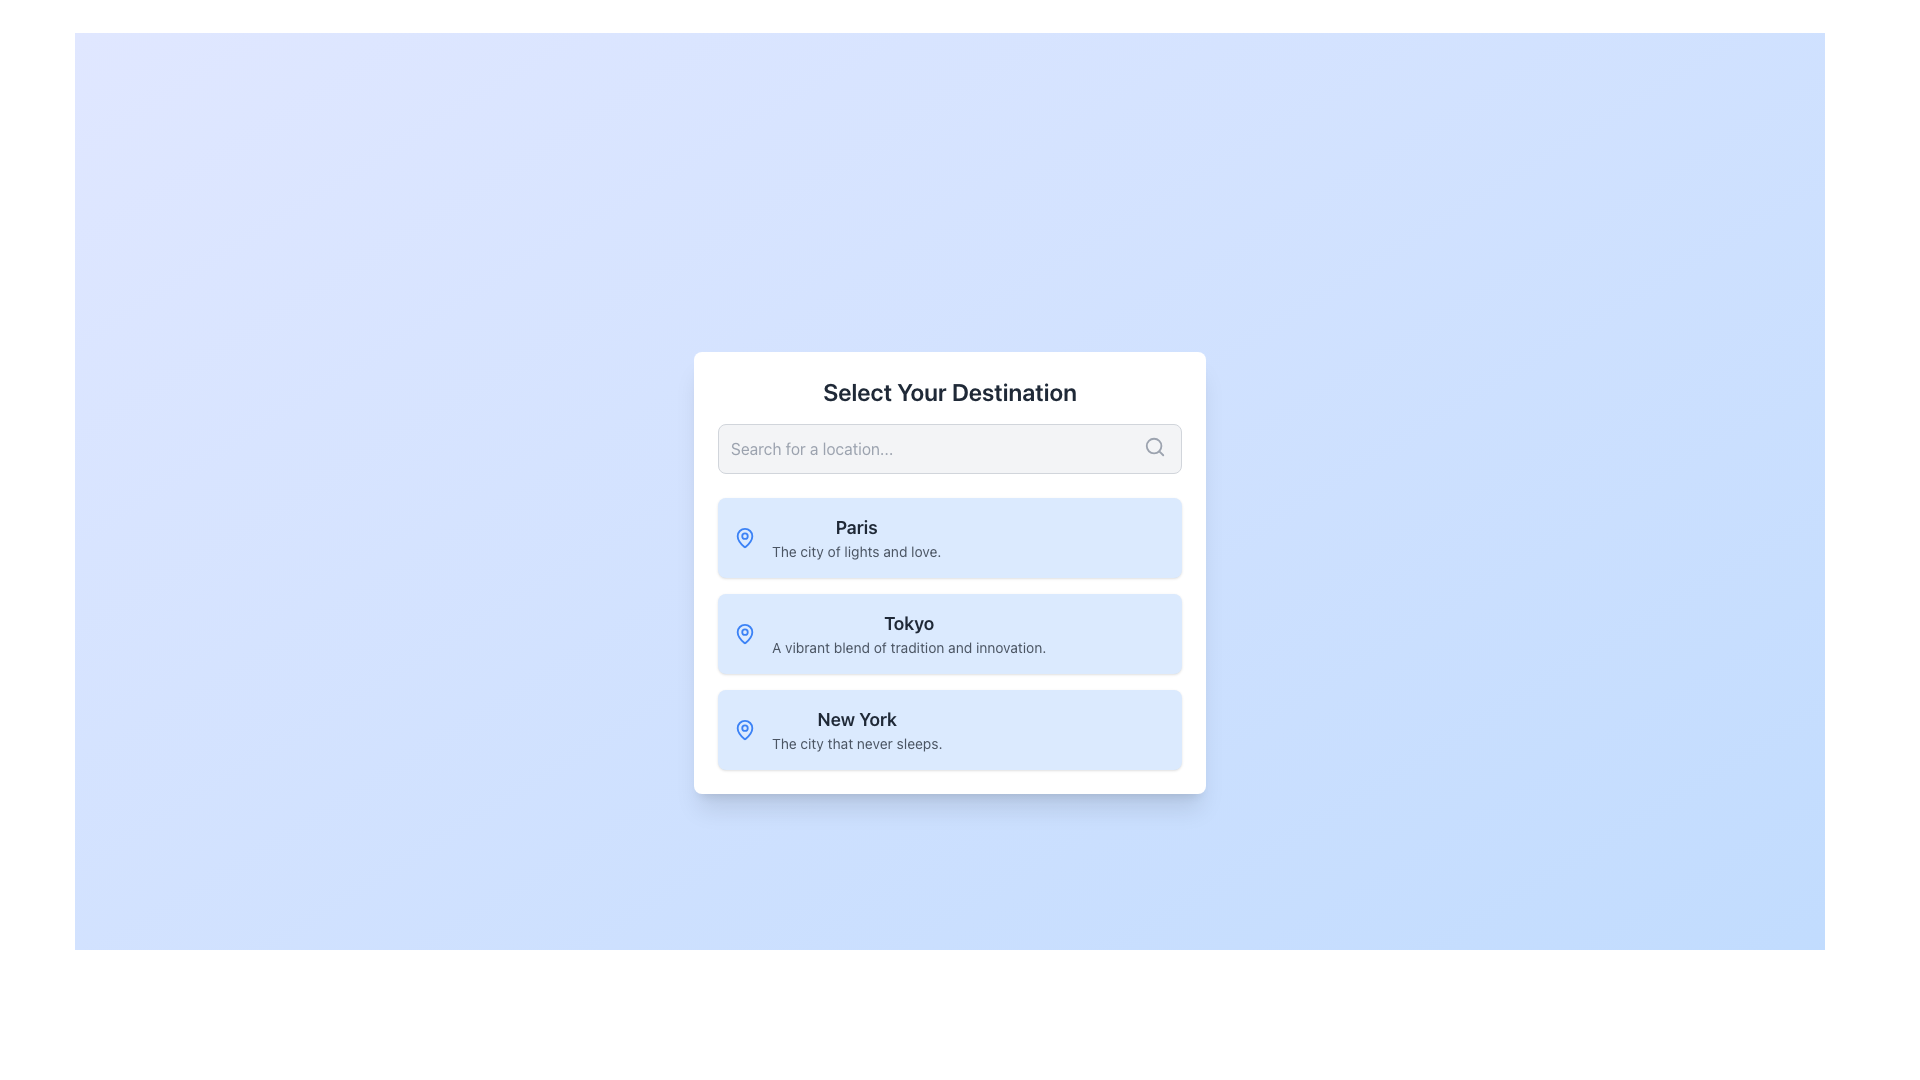 The width and height of the screenshot is (1920, 1080). I want to click on the static text display containing the content 'A vibrant blend of tradition and innovation.' which is positioned beneath the title 'Tokyo', so click(908, 648).